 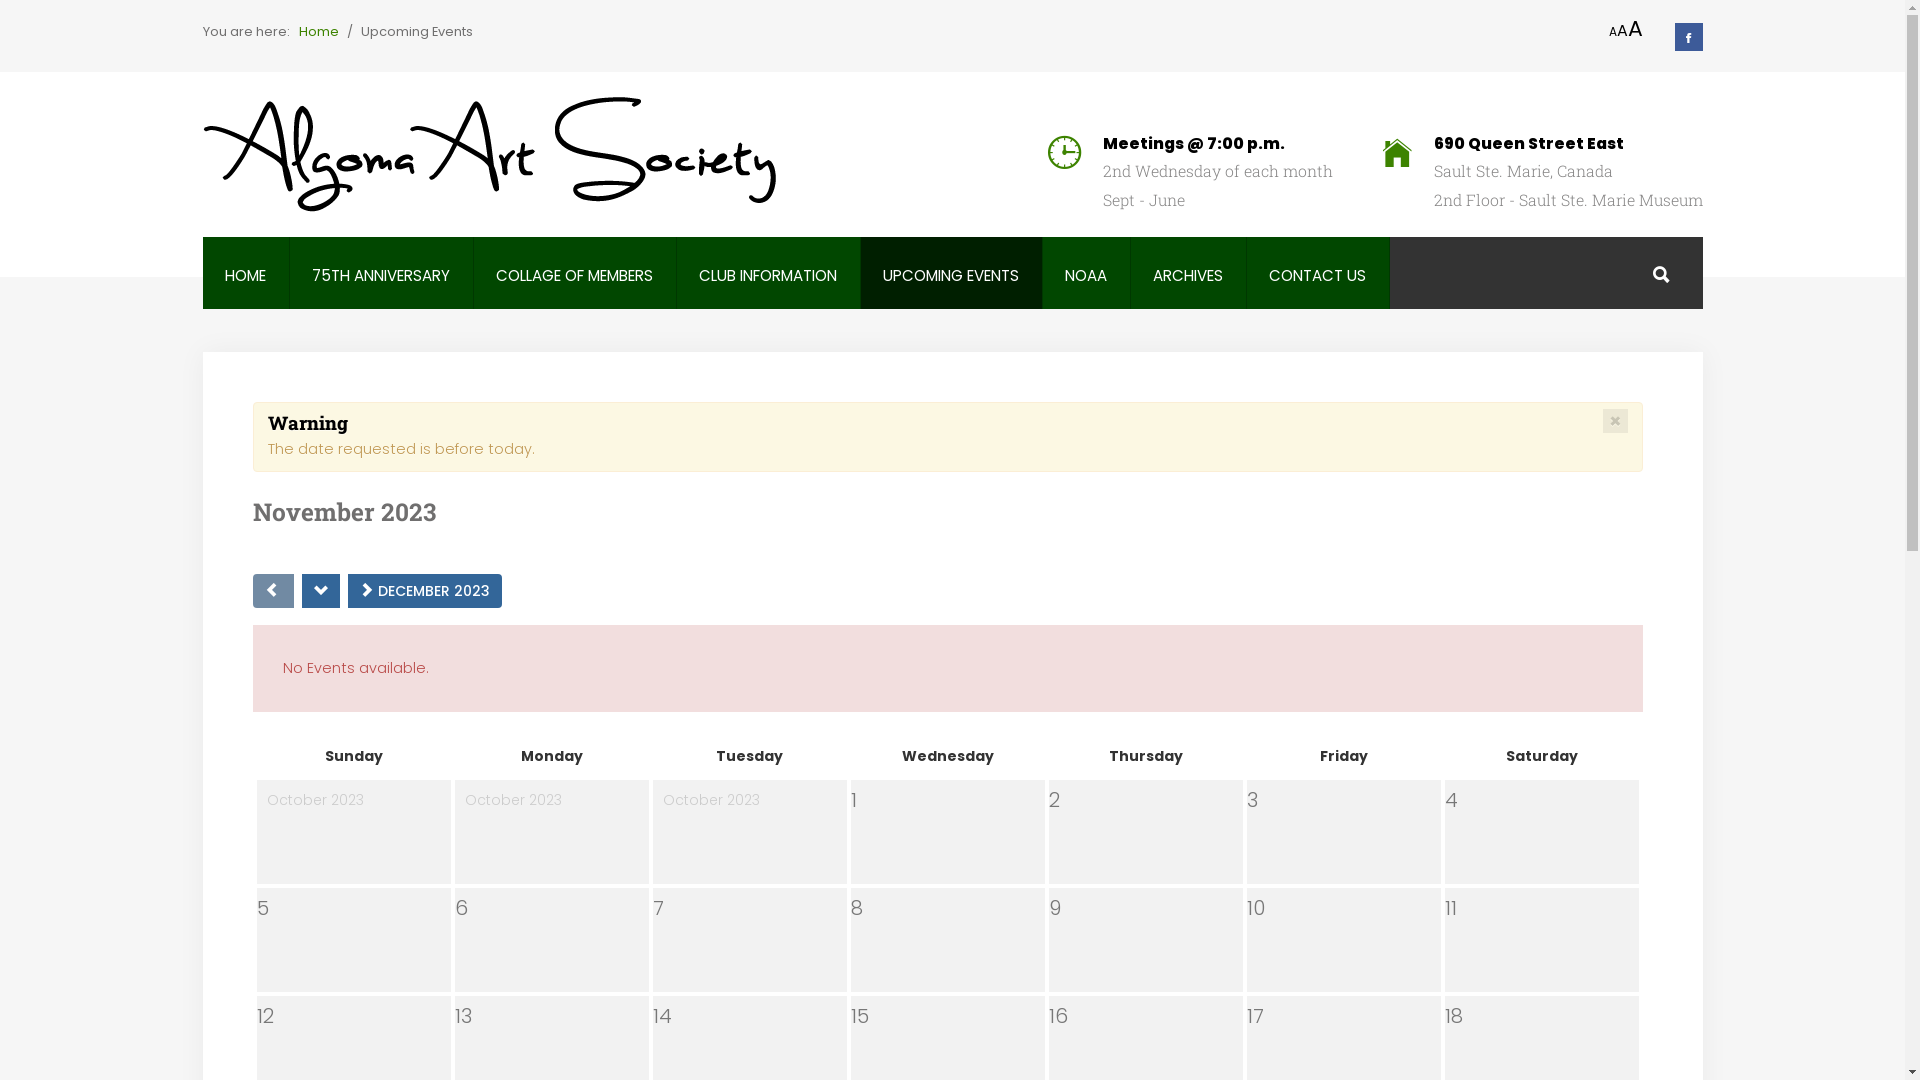 I want to click on 'A', so click(x=1635, y=29).